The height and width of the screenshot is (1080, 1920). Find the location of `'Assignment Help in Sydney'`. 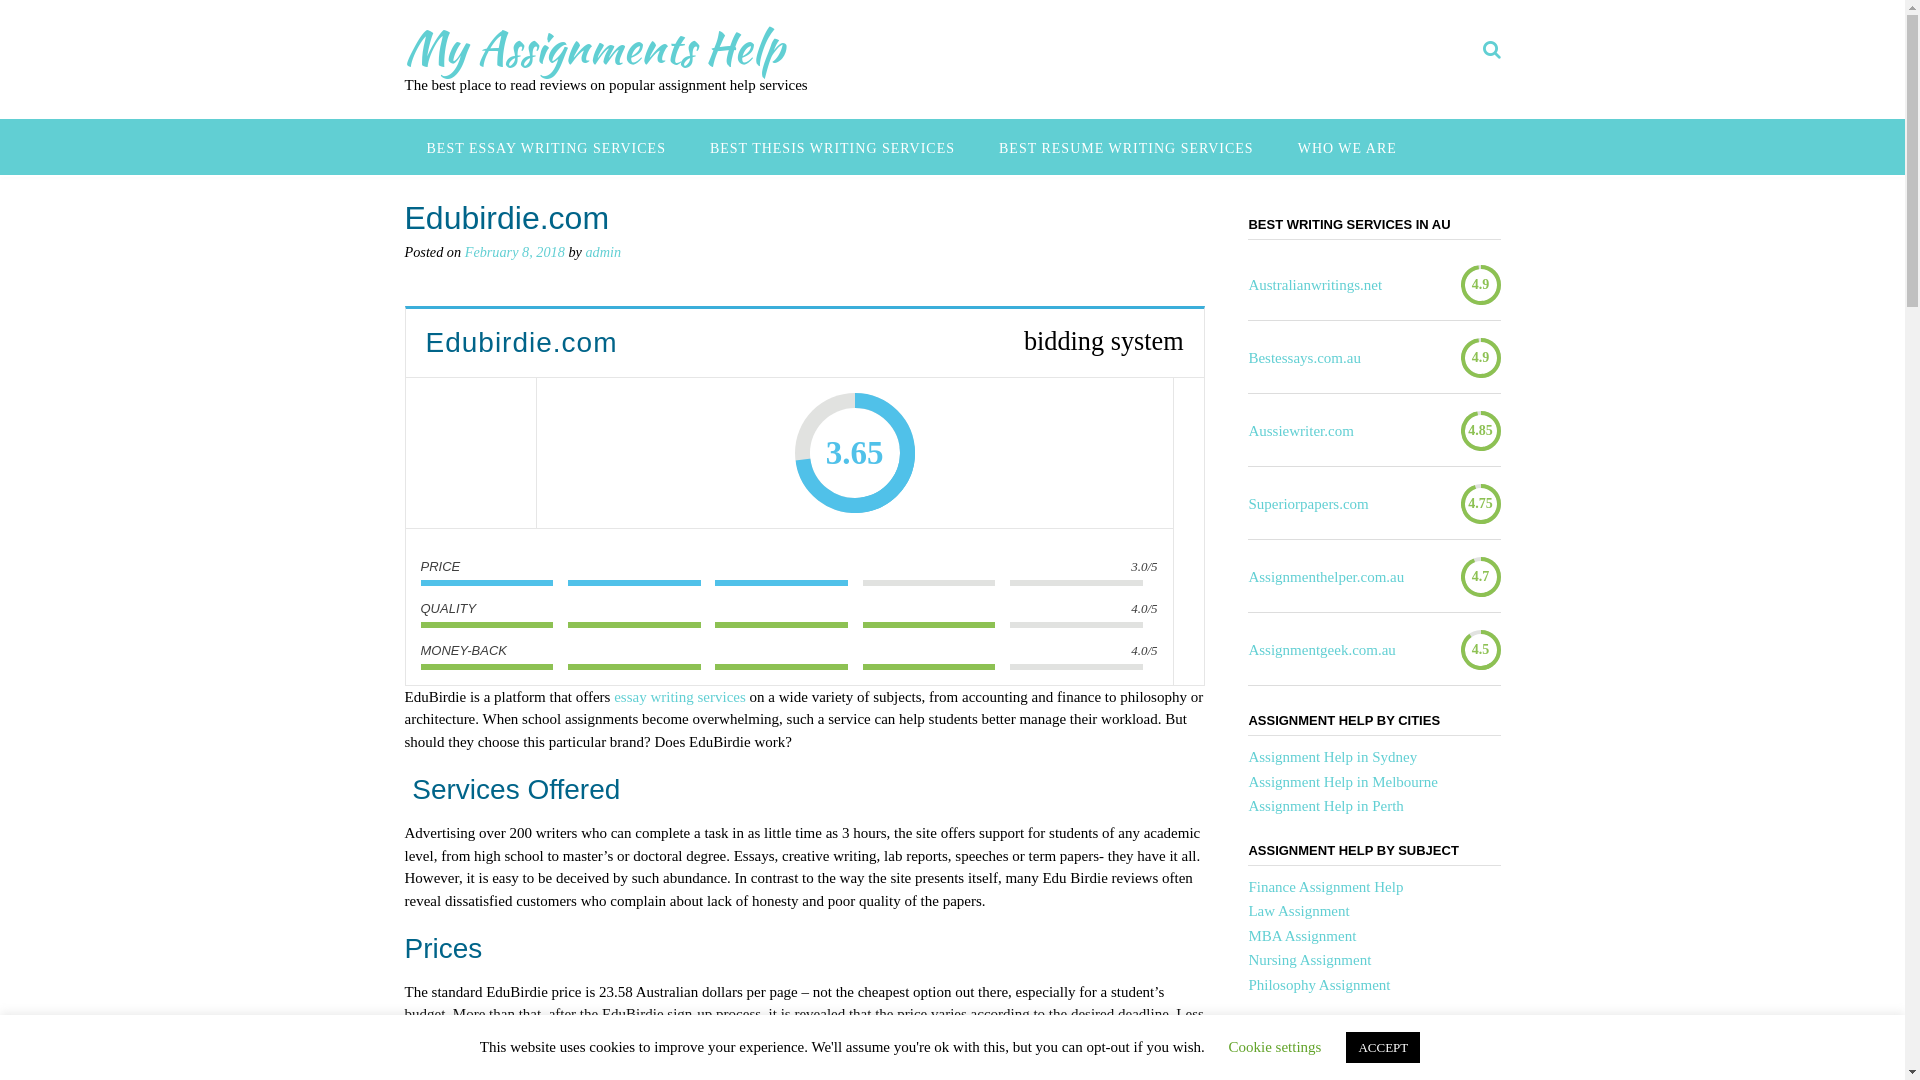

'Assignment Help in Sydney' is located at coordinates (1247, 756).